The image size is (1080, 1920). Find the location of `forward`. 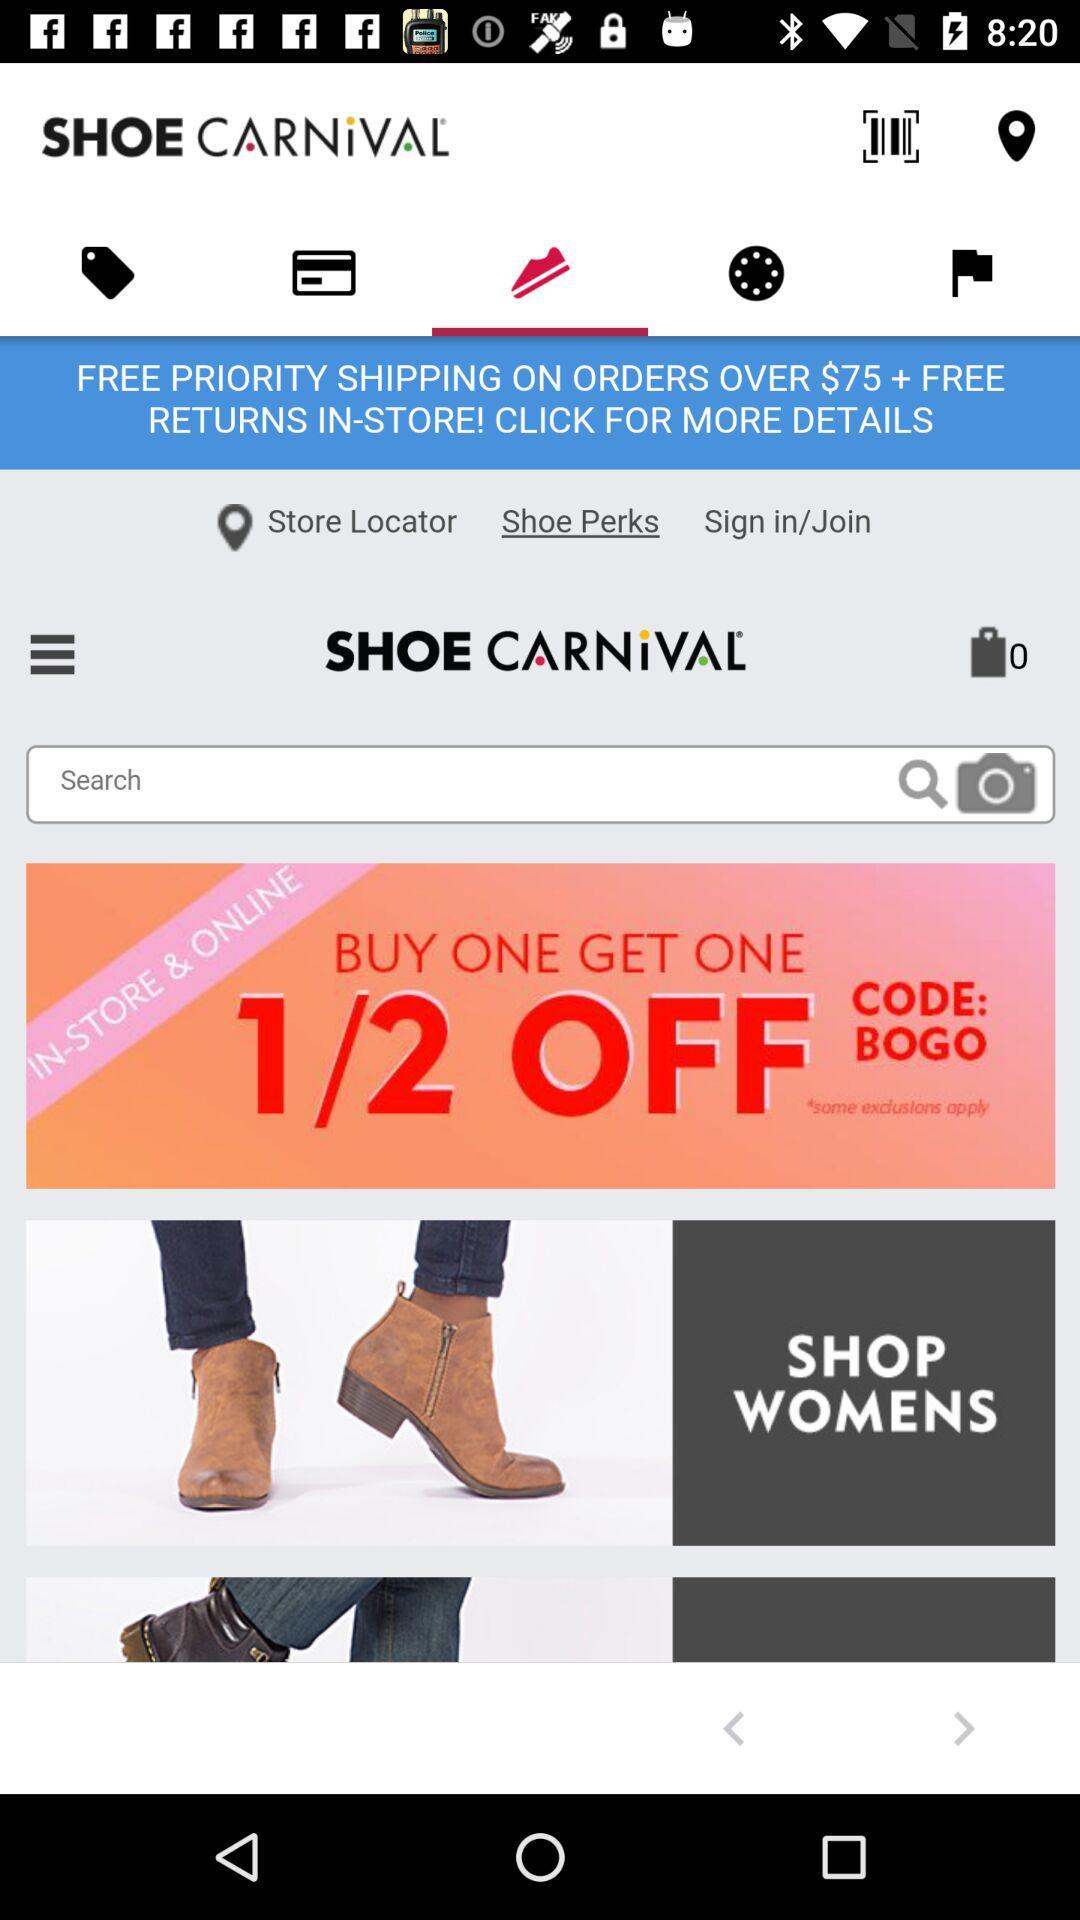

forward is located at coordinates (963, 1727).